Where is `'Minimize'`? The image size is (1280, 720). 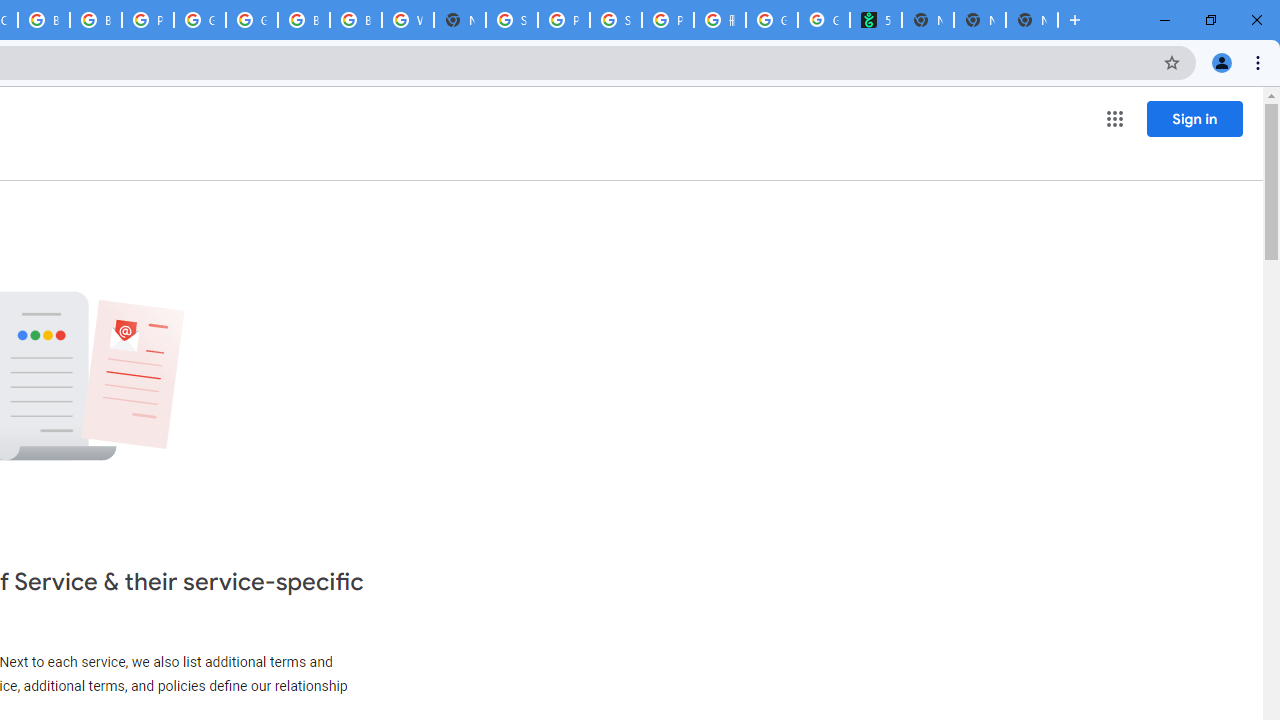 'Minimize' is located at coordinates (1165, 20).